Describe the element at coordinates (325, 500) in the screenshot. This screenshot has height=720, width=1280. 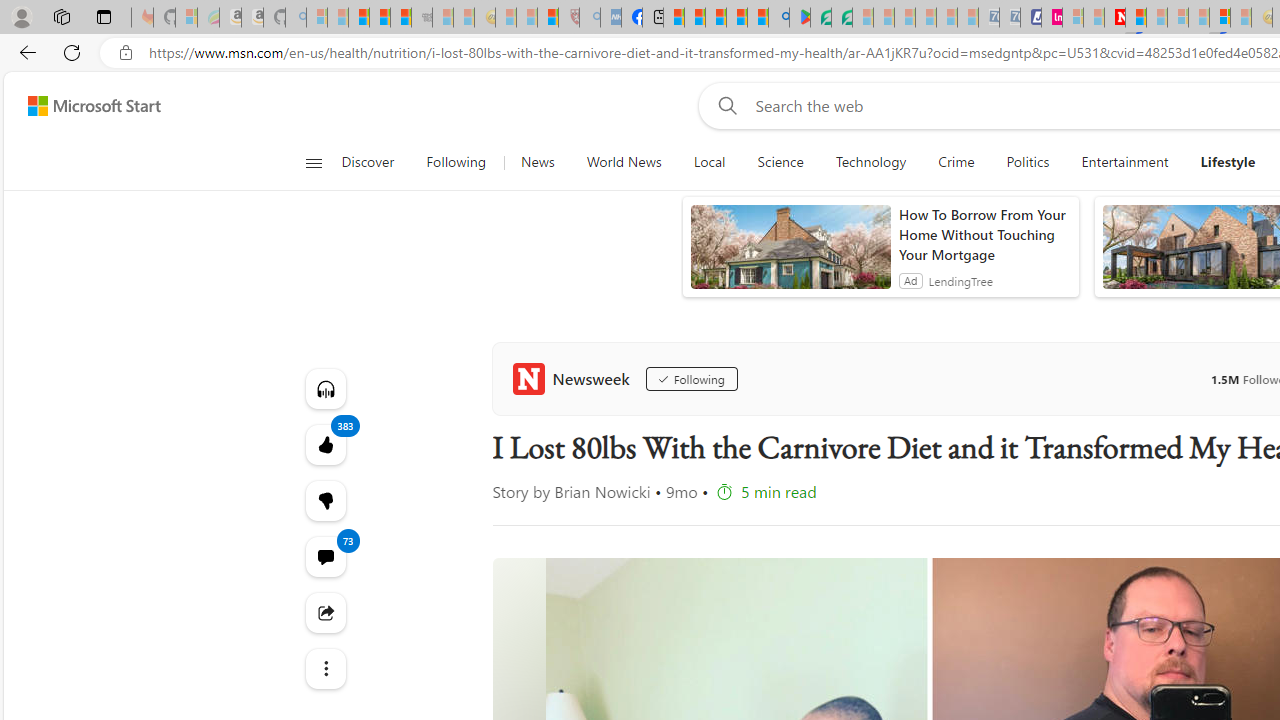
I see `'Dislike'` at that location.